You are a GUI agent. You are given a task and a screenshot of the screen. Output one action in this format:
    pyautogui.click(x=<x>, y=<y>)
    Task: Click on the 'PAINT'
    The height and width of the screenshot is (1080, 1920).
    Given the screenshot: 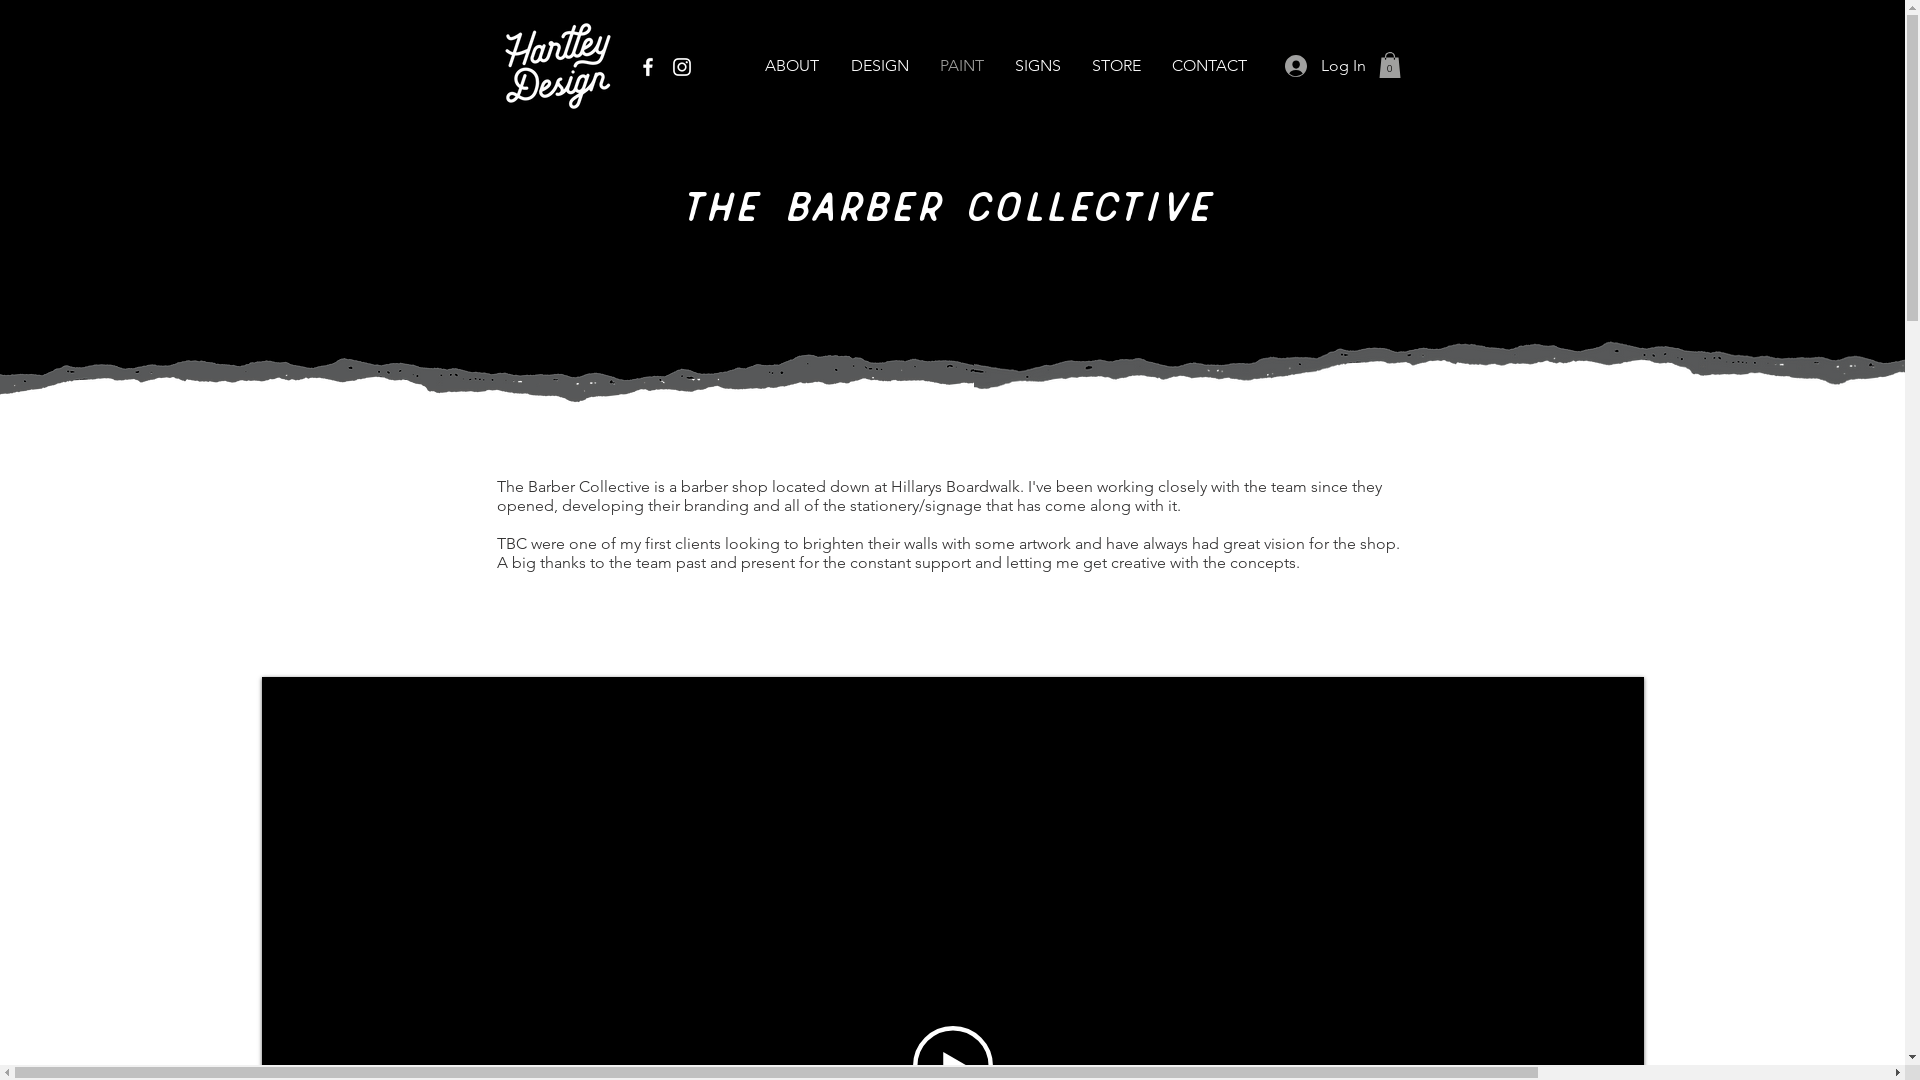 What is the action you would take?
    pyautogui.click(x=923, y=64)
    